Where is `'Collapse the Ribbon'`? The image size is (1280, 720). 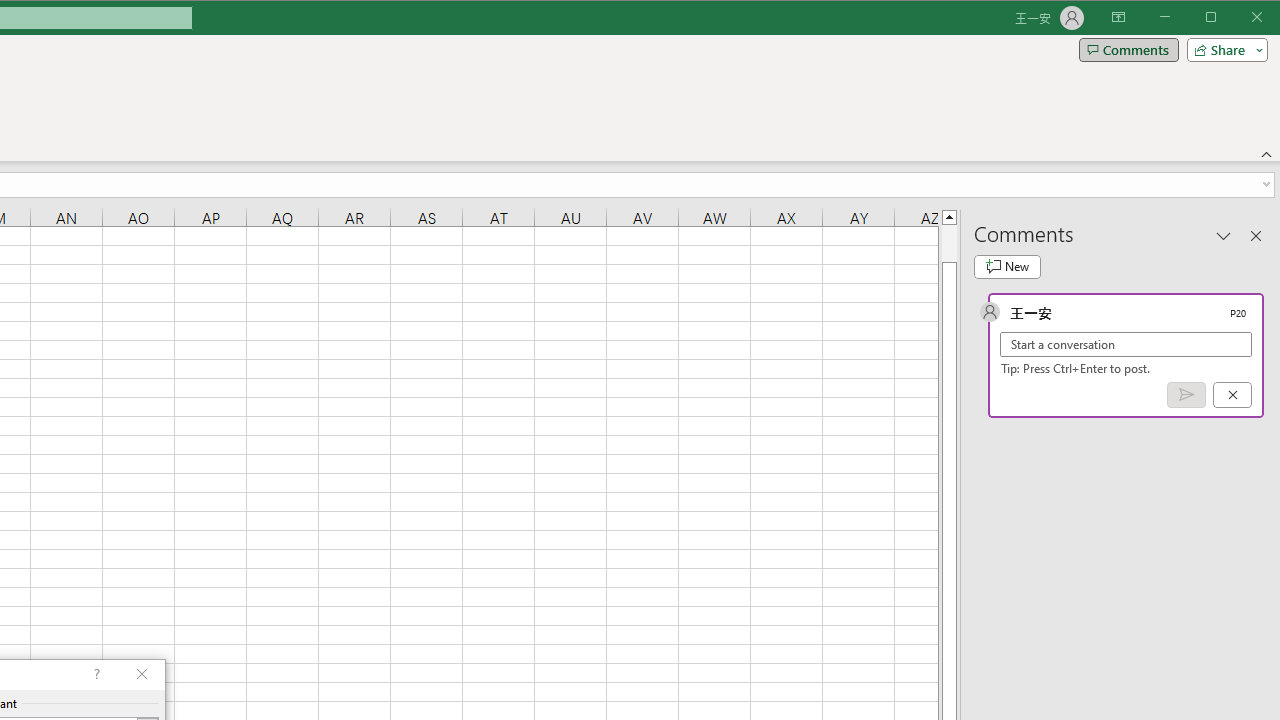 'Collapse the Ribbon' is located at coordinates (1266, 153).